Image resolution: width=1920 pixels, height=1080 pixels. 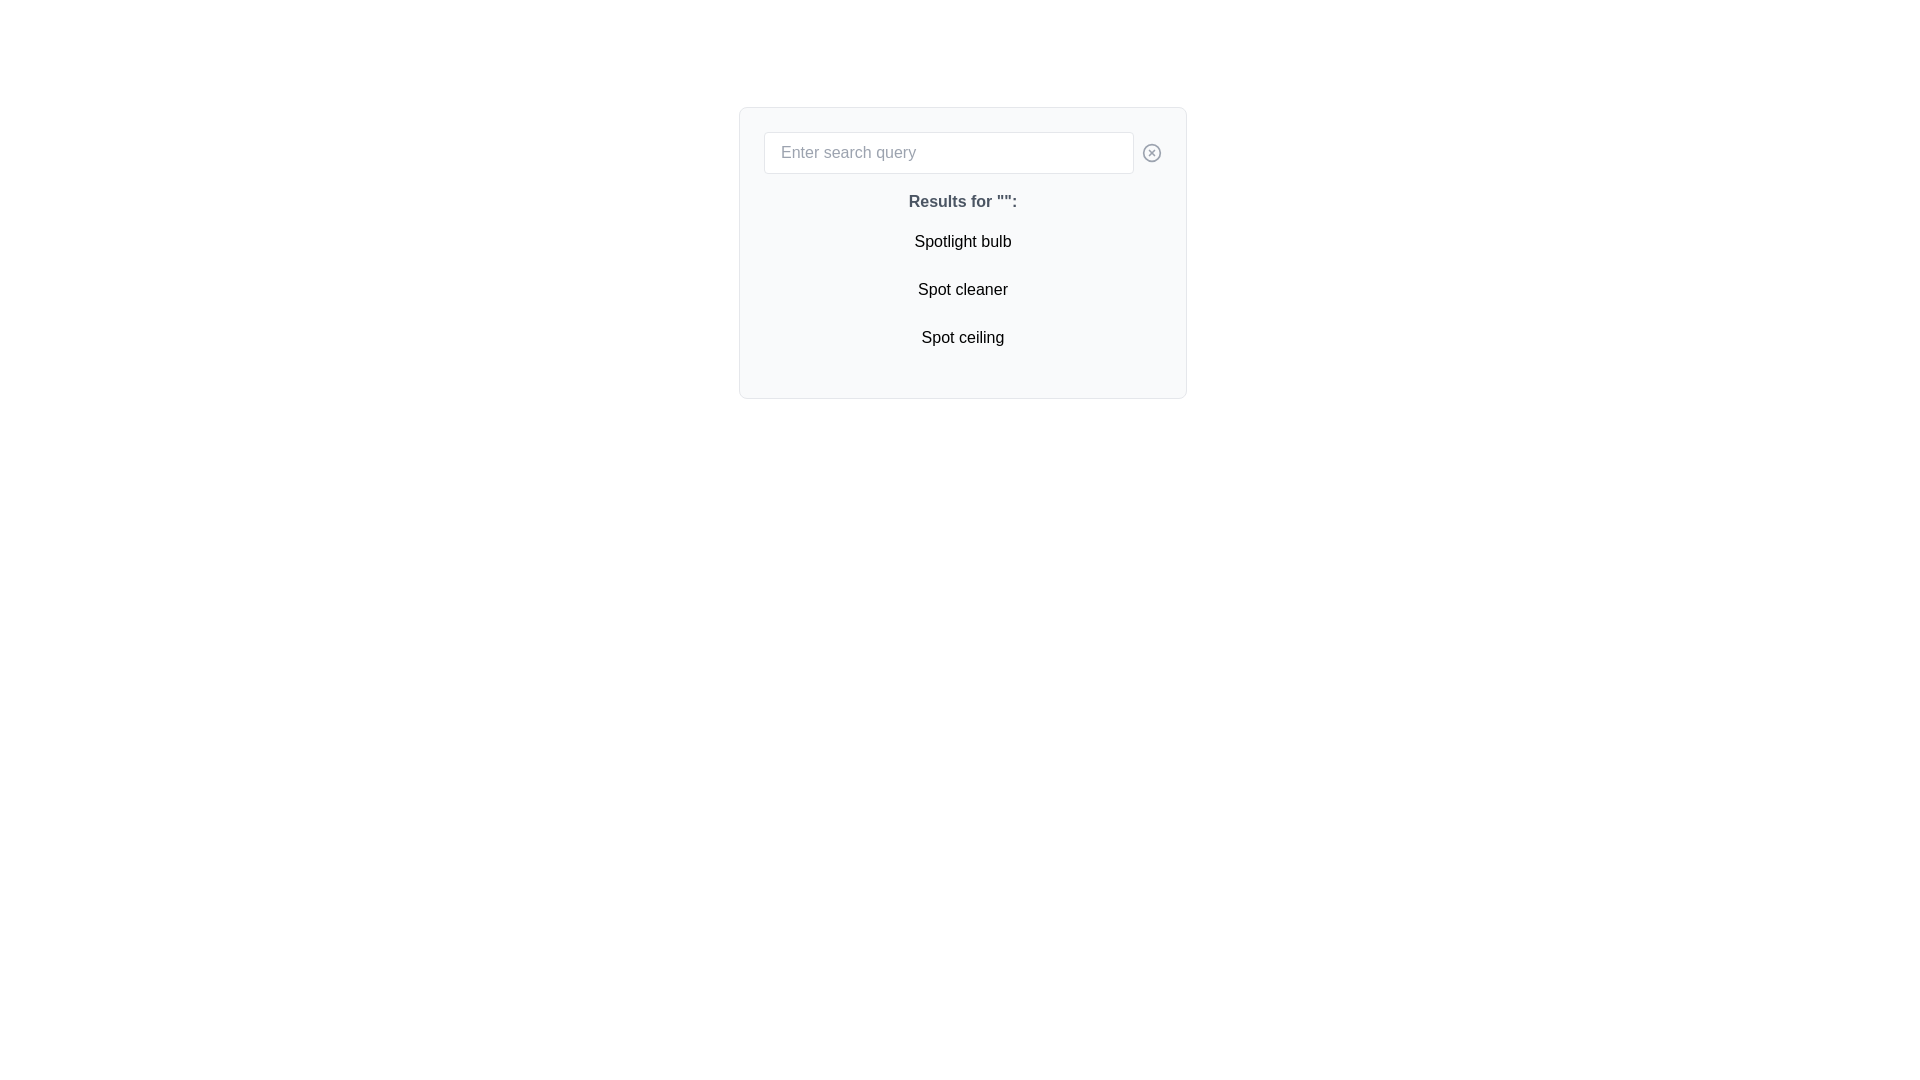 What do you see at coordinates (928, 240) in the screenshot?
I see `the character 'p' in the text 'Spotlight bulb', which is the third character in the sequence, located after 'S' and before 'o'` at bounding box center [928, 240].